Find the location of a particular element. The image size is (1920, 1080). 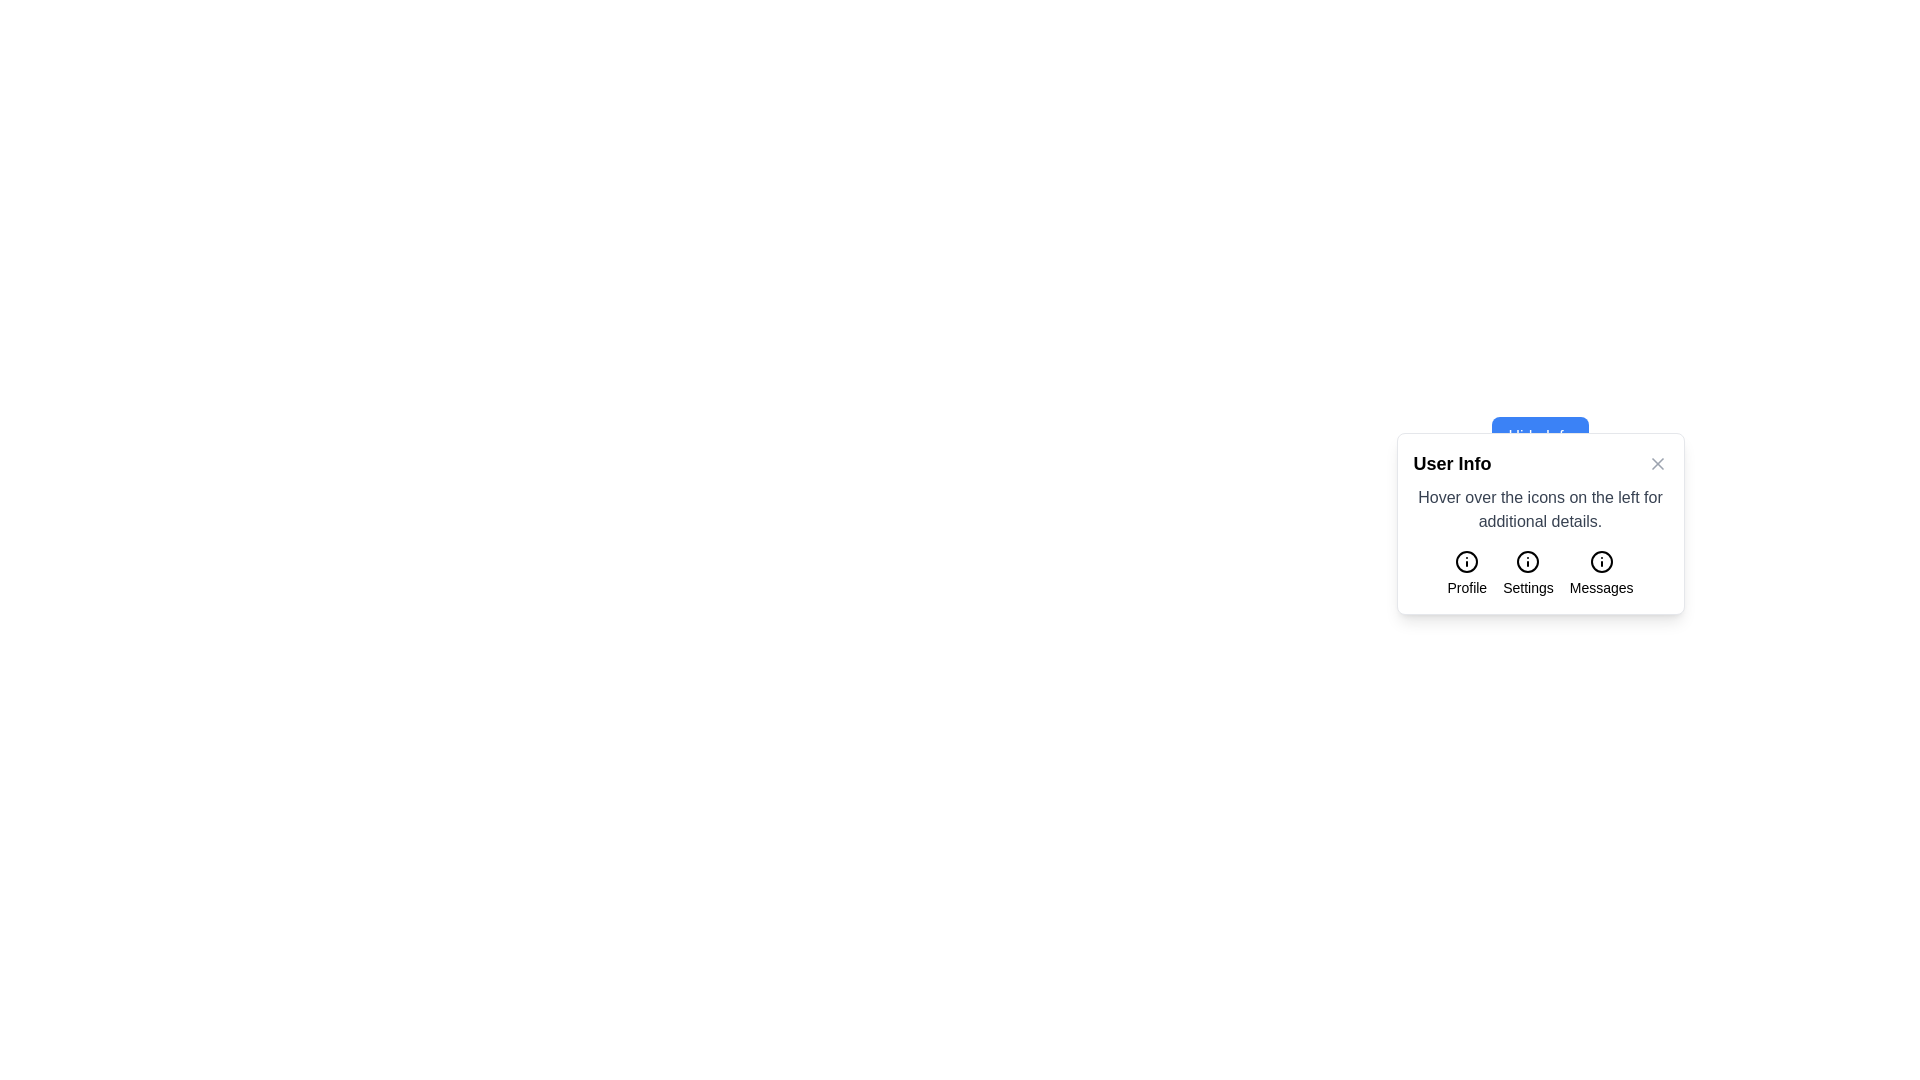

the circular information icon with a black stroke on a white background, located under 'User Info' next to 'Messages' is located at coordinates (1601, 562).